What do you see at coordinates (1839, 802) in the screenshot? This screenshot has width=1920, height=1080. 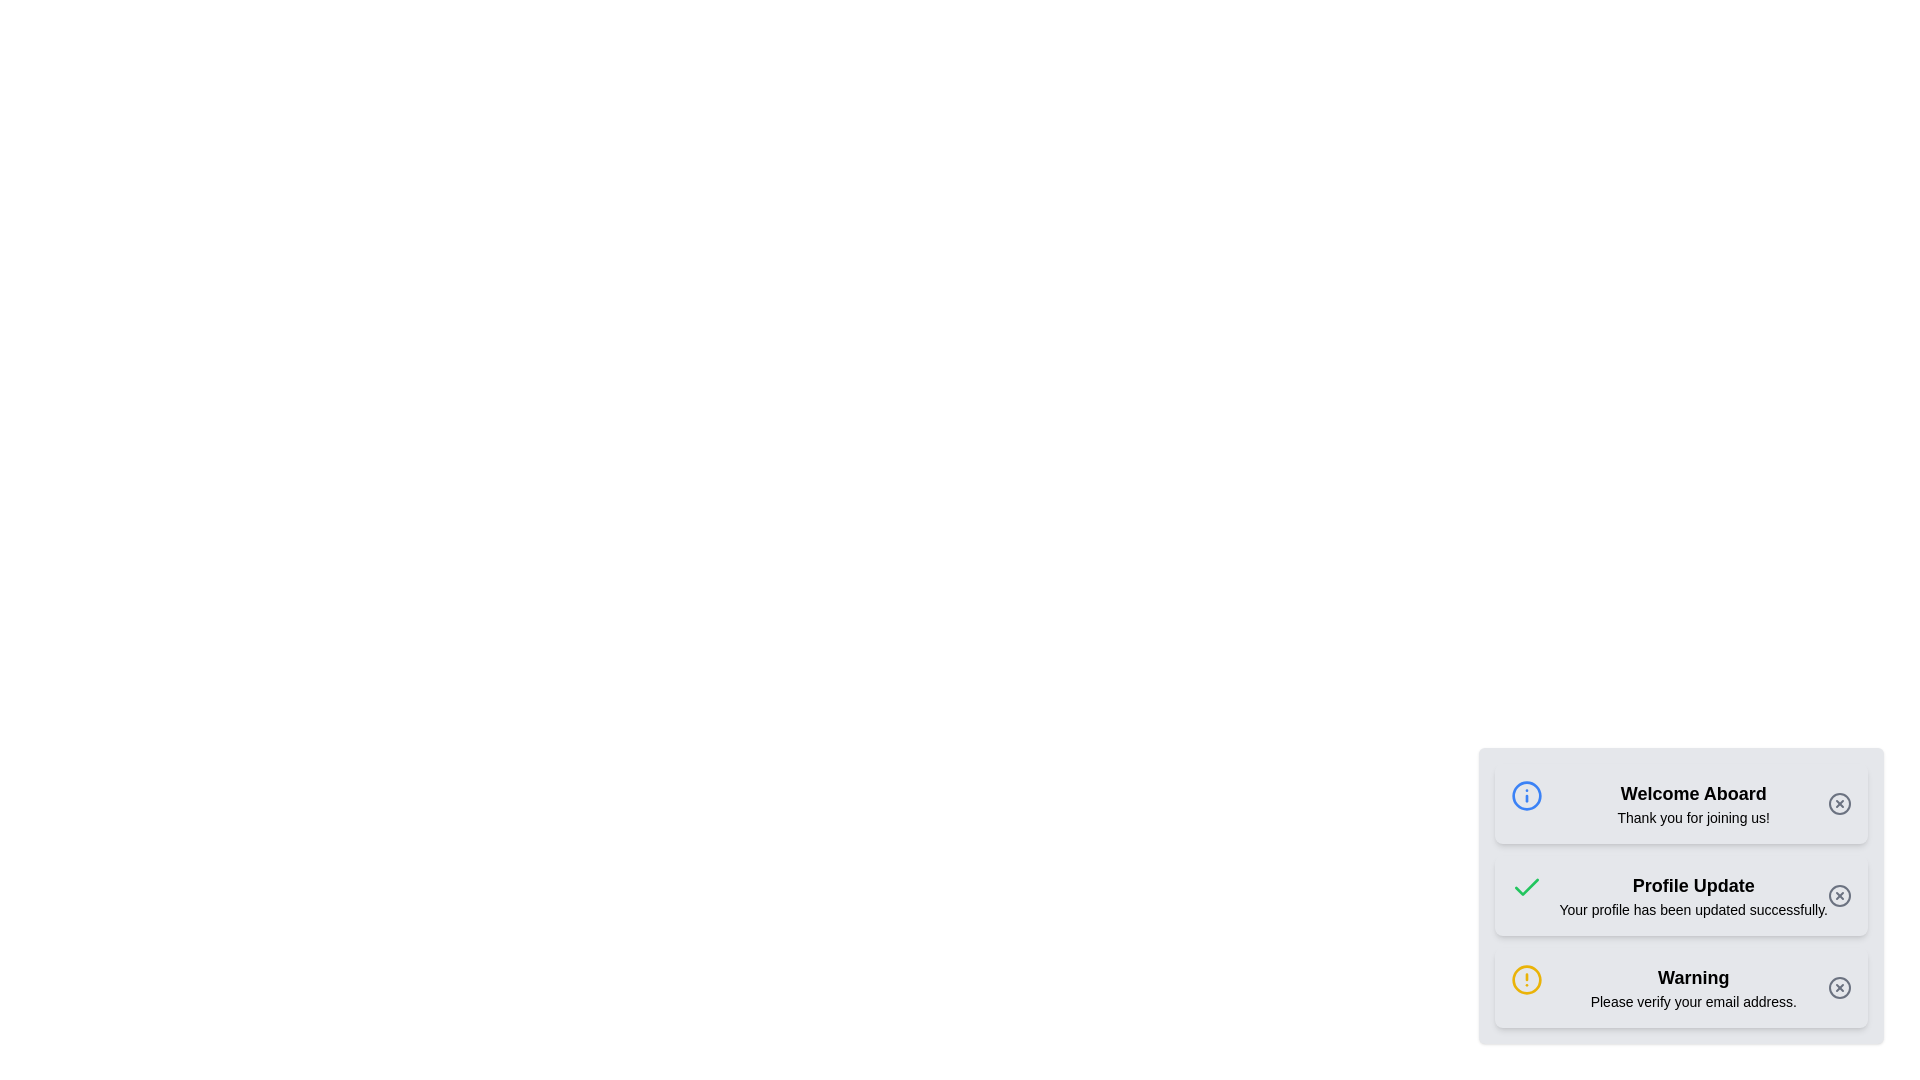 I see `the close button on the right side of the 'Welcome Aboard' notification box` at bounding box center [1839, 802].